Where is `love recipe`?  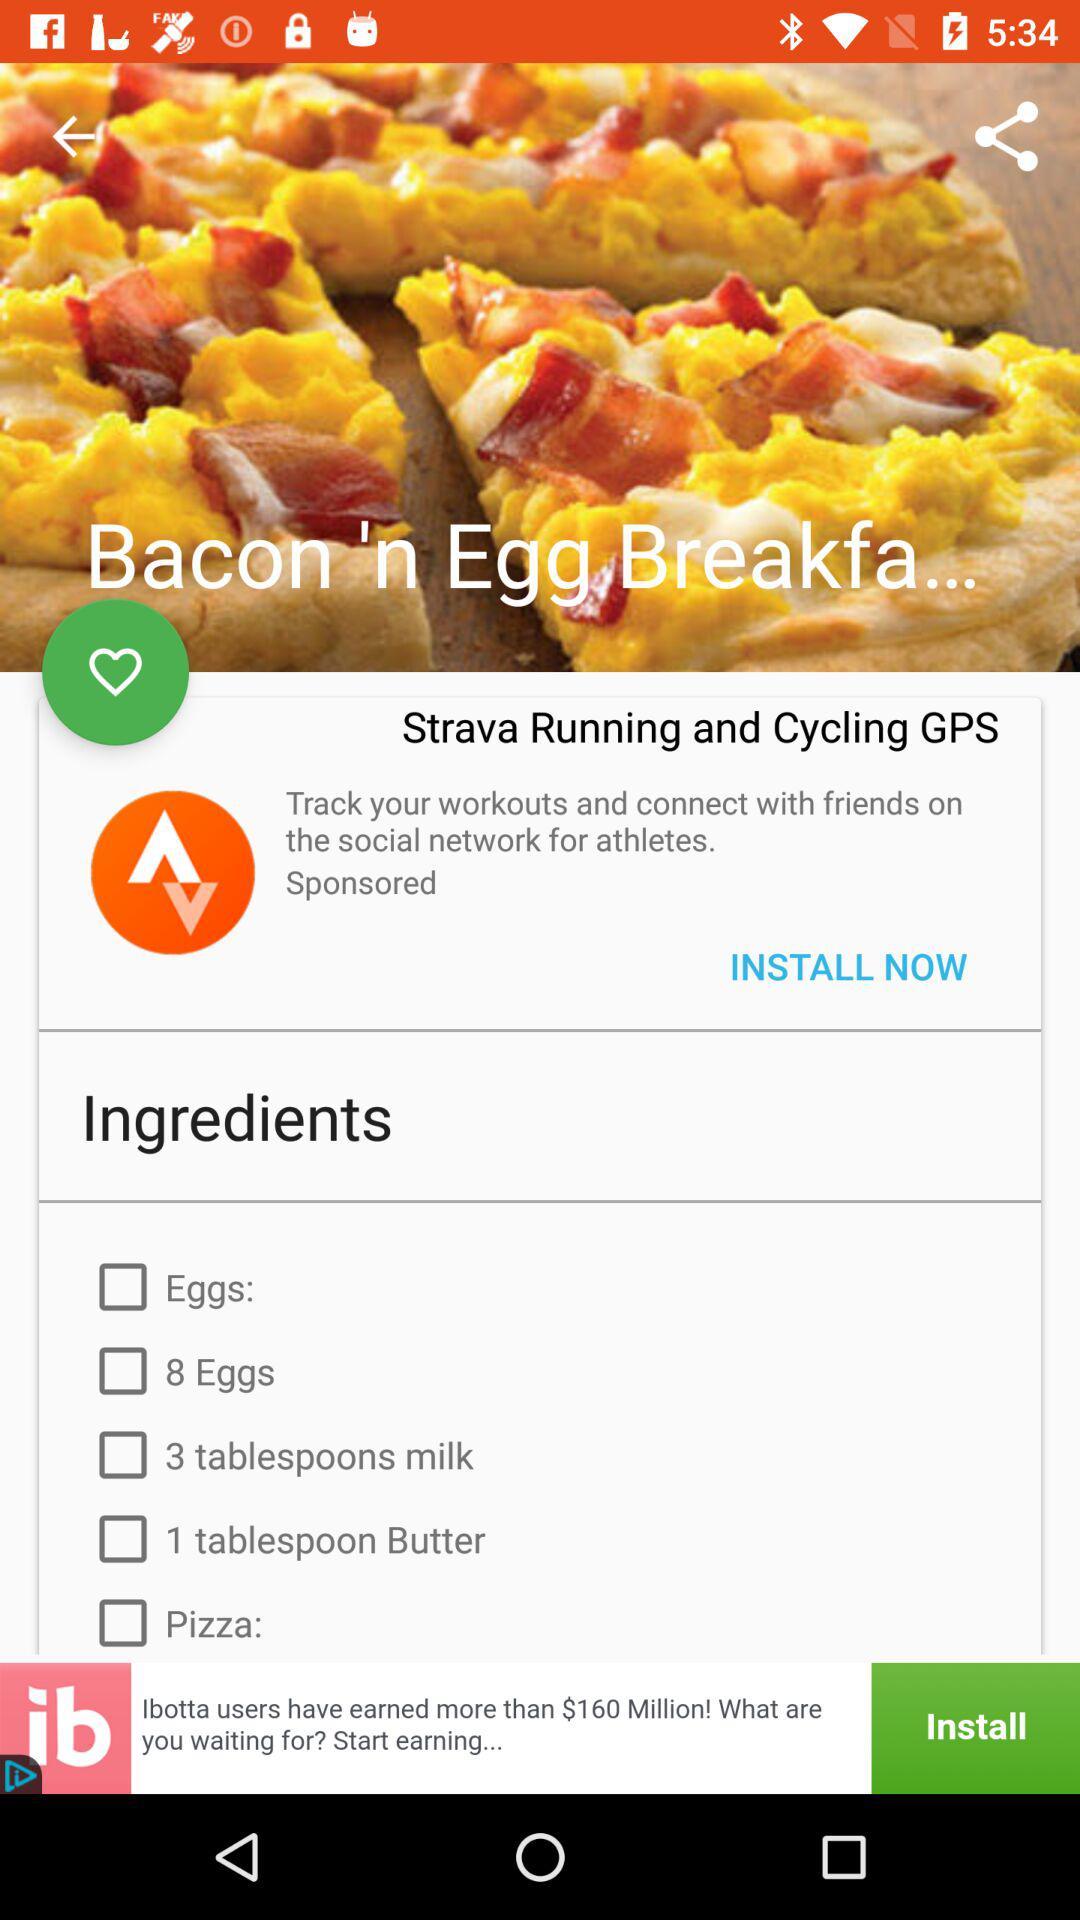
love recipe is located at coordinates (115, 672).